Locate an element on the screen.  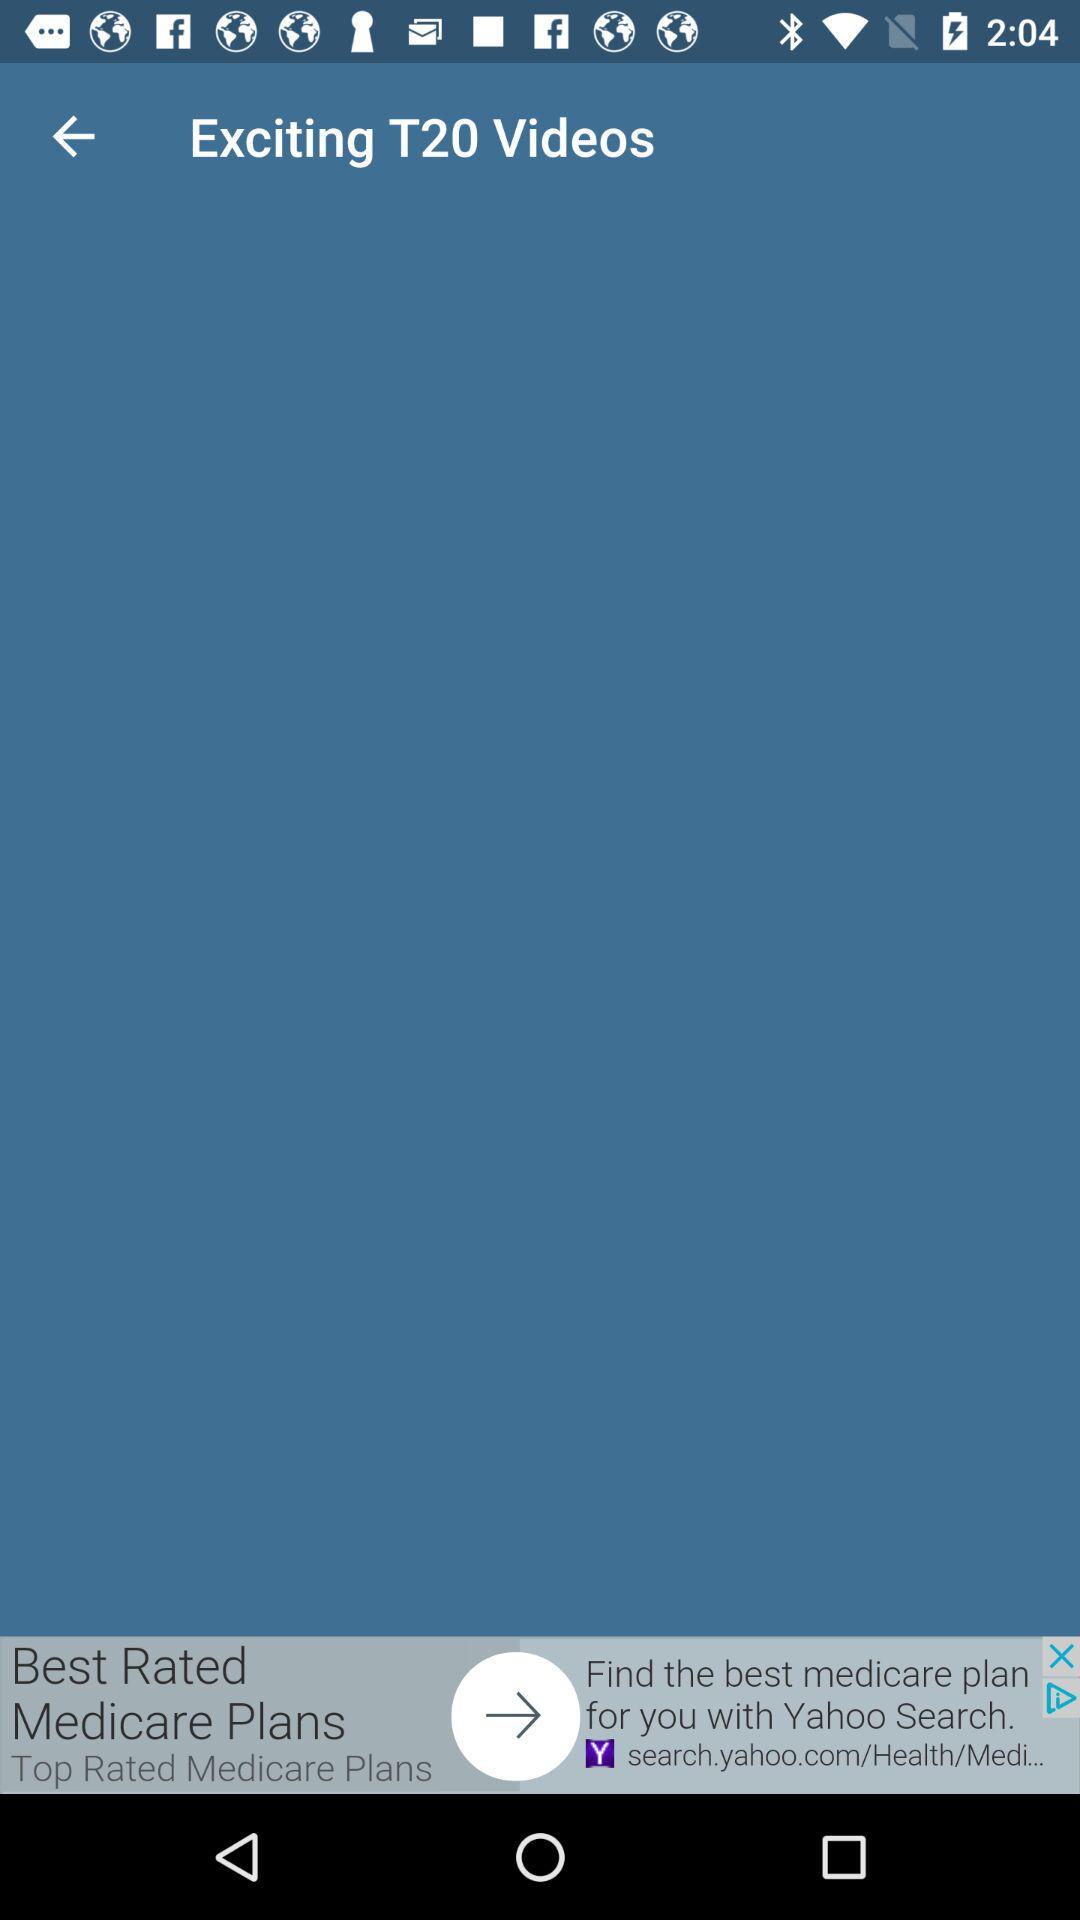
advertisement is located at coordinates (540, 1714).